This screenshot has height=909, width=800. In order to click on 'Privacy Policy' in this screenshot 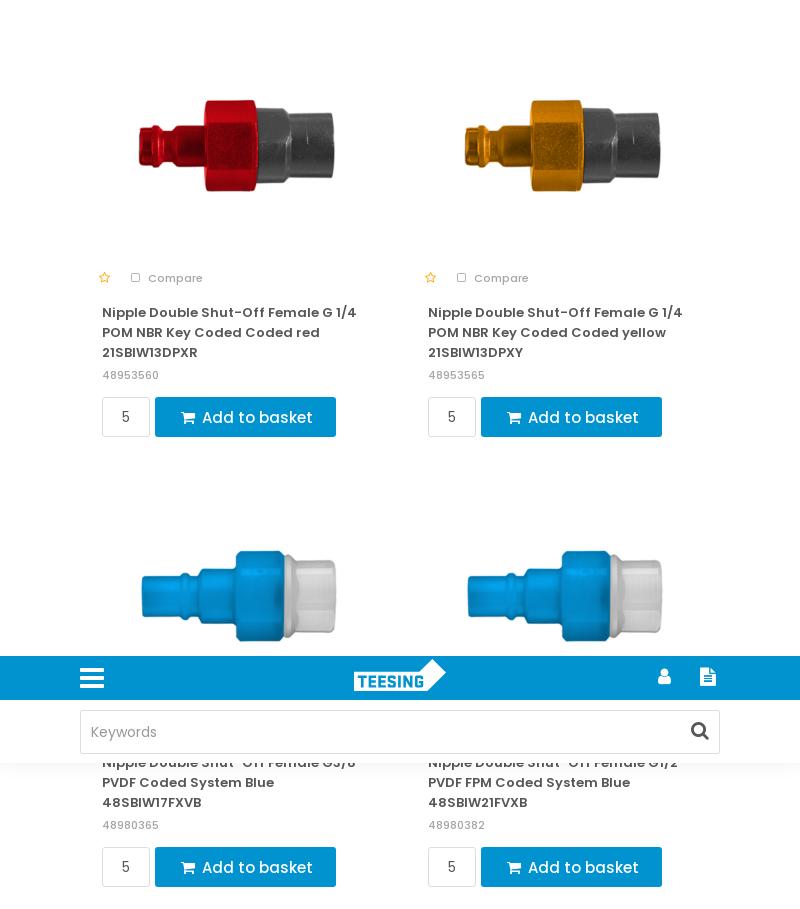, I will do `click(547, 98)`.